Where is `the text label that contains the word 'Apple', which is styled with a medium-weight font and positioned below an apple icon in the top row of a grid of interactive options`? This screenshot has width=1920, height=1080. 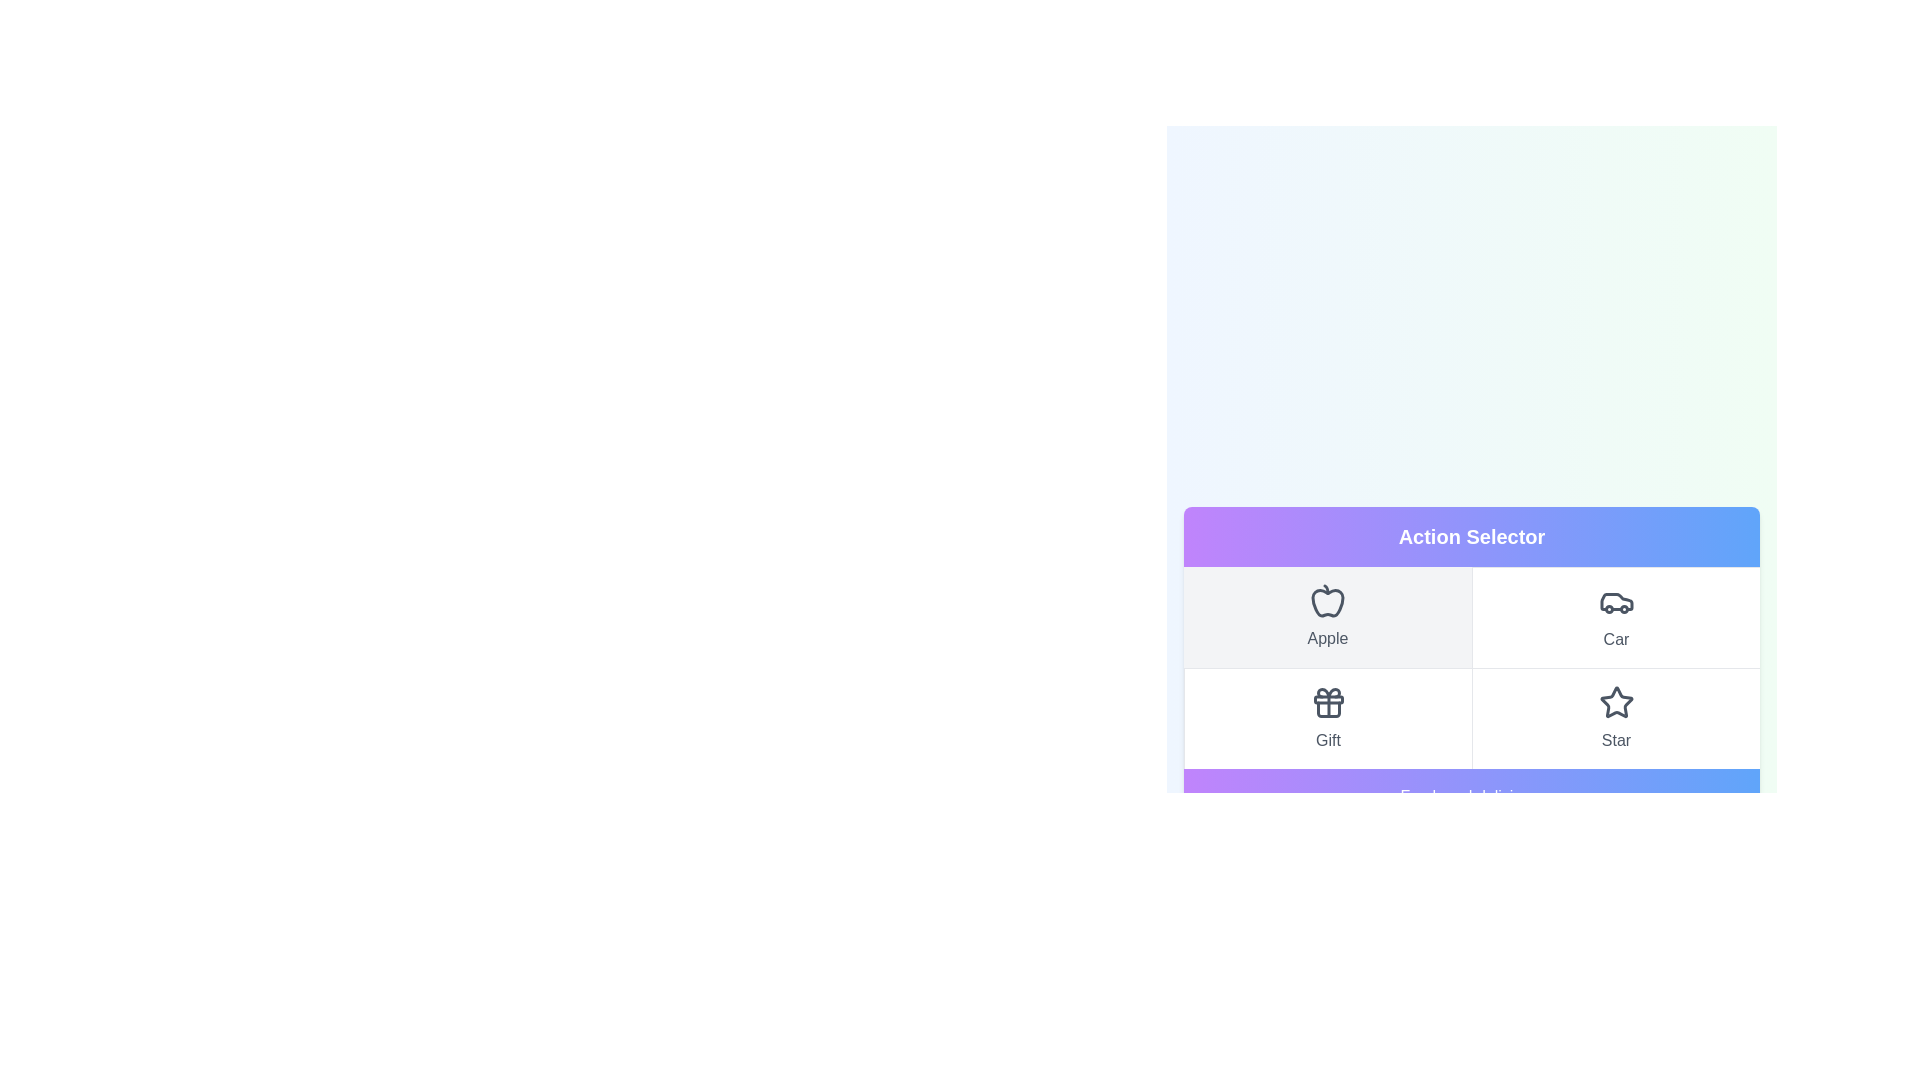 the text label that contains the word 'Apple', which is styled with a medium-weight font and positioned below an apple icon in the top row of a grid of interactive options is located at coordinates (1328, 639).